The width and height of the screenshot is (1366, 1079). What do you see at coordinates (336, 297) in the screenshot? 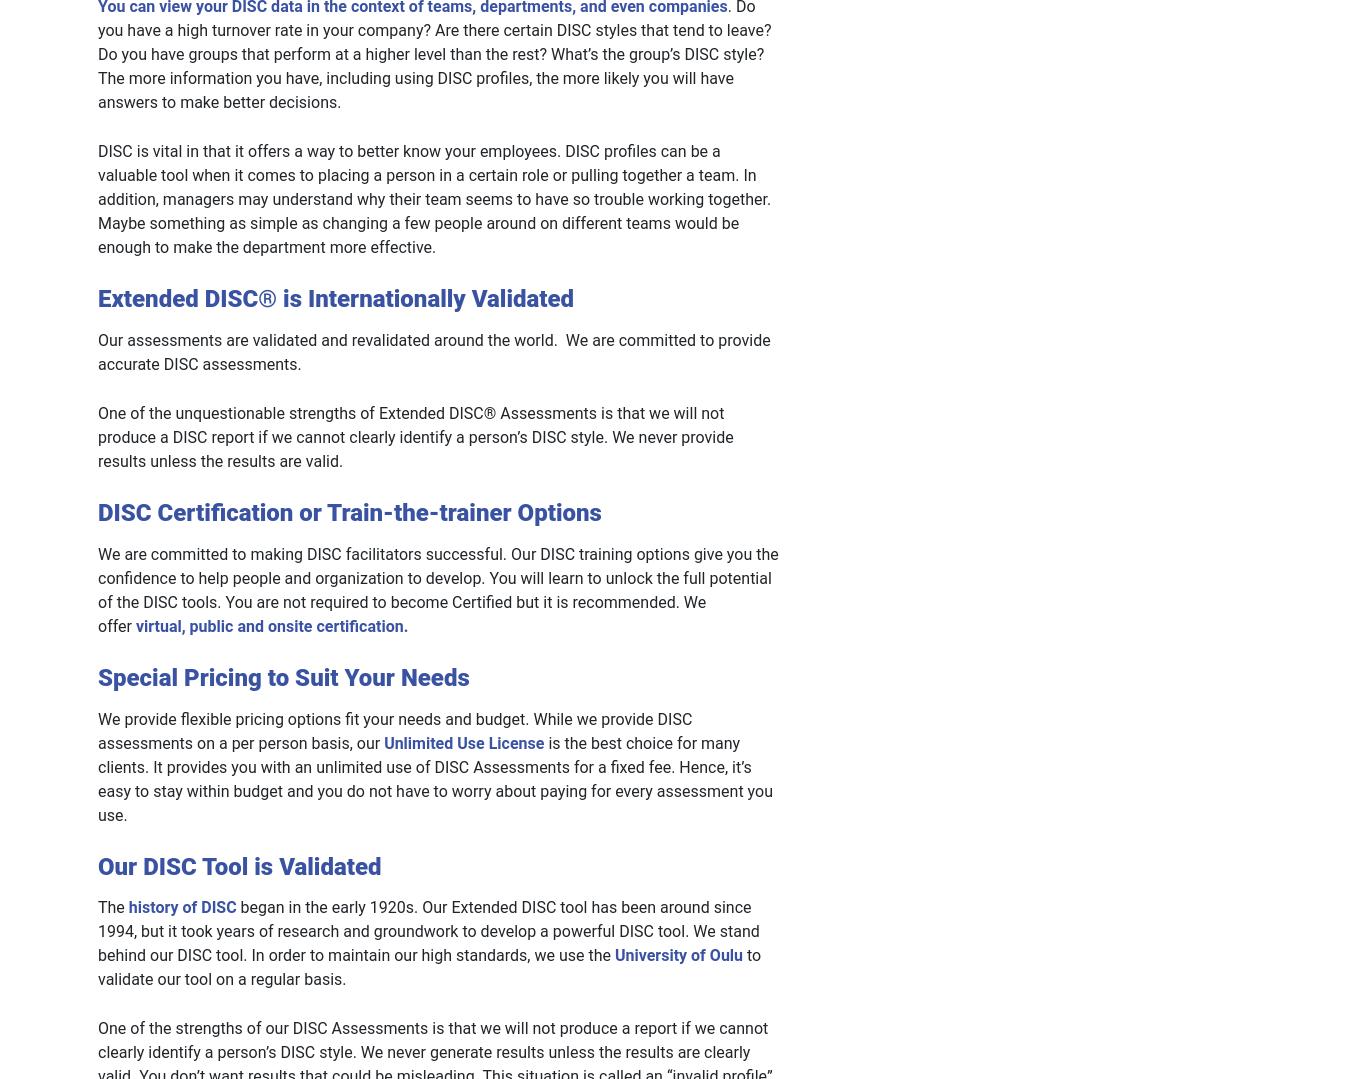
I see `'Extended DISC® is Internationally Validated'` at bounding box center [336, 297].